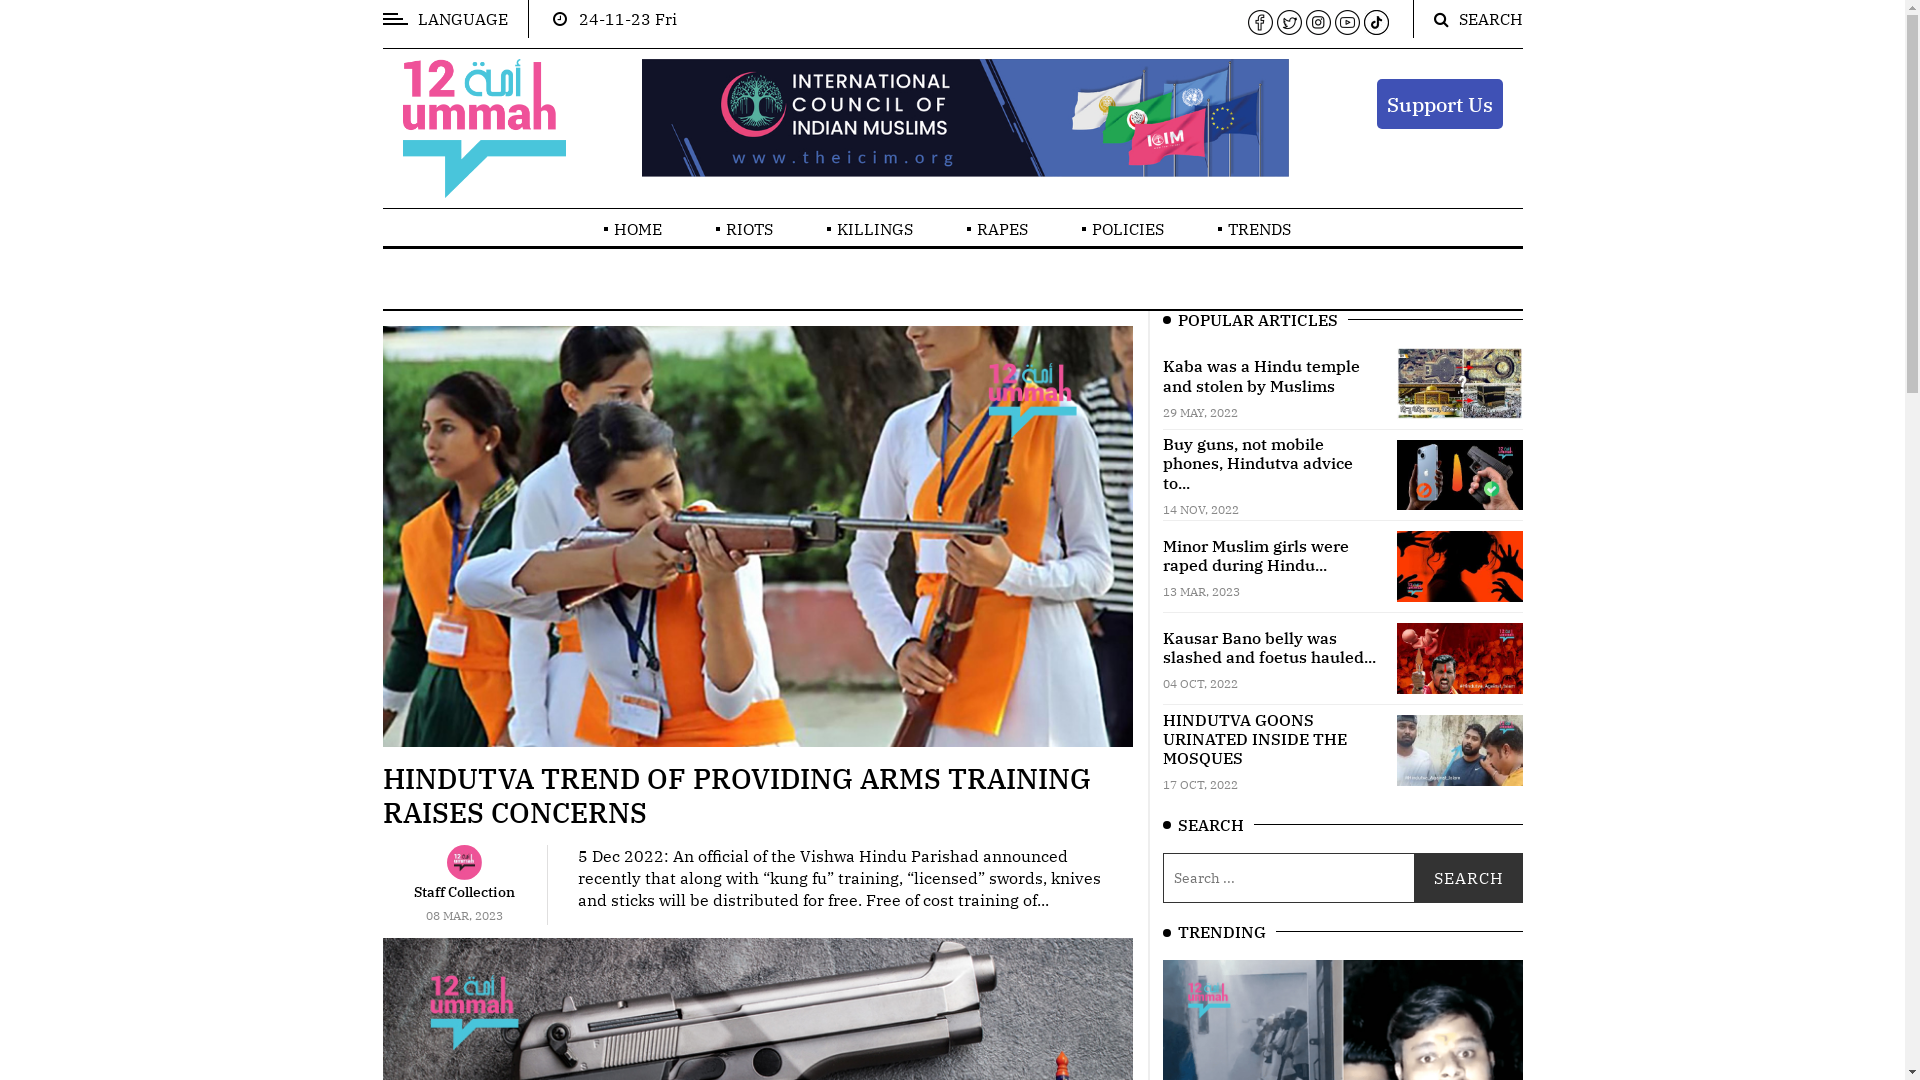 The width and height of the screenshot is (1920, 1080). What do you see at coordinates (1128, 227) in the screenshot?
I see `'POLICIES'` at bounding box center [1128, 227].